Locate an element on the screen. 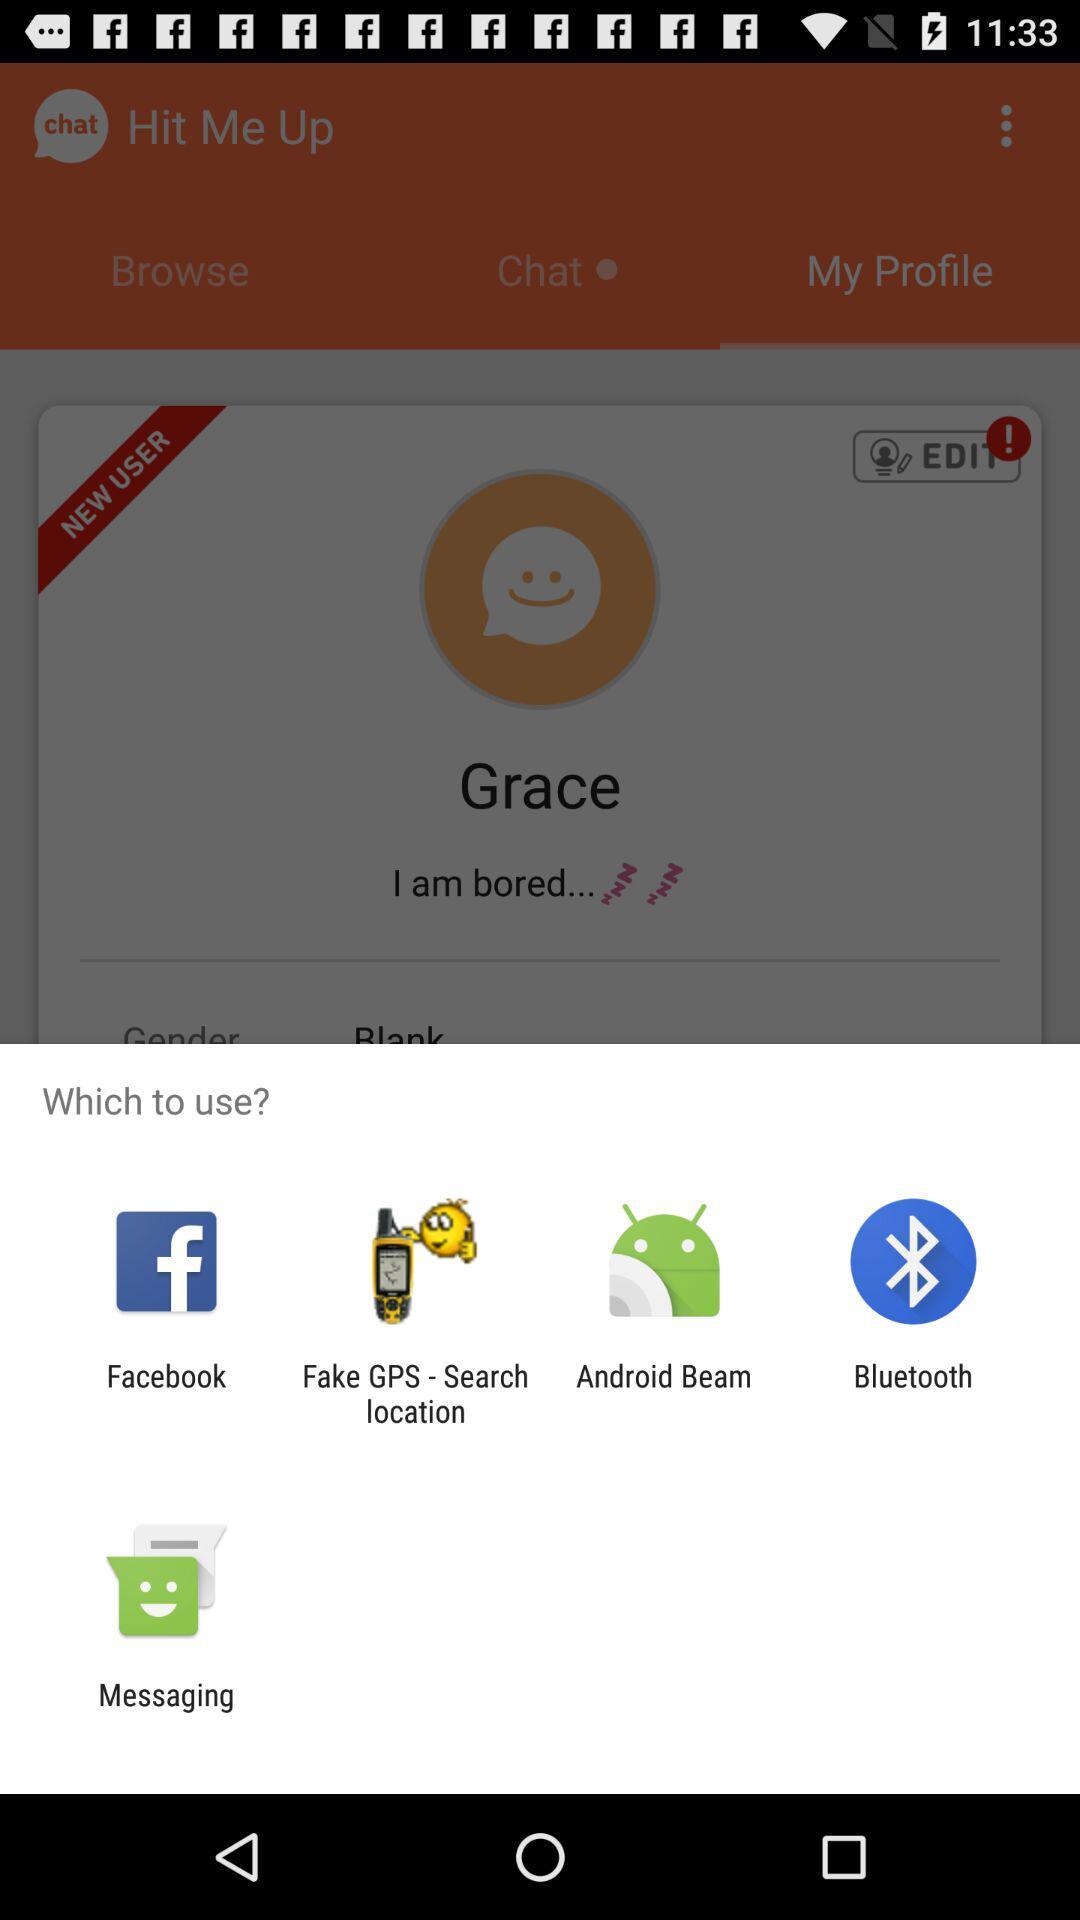  the messaging app is located at coordinates (165, 1711).